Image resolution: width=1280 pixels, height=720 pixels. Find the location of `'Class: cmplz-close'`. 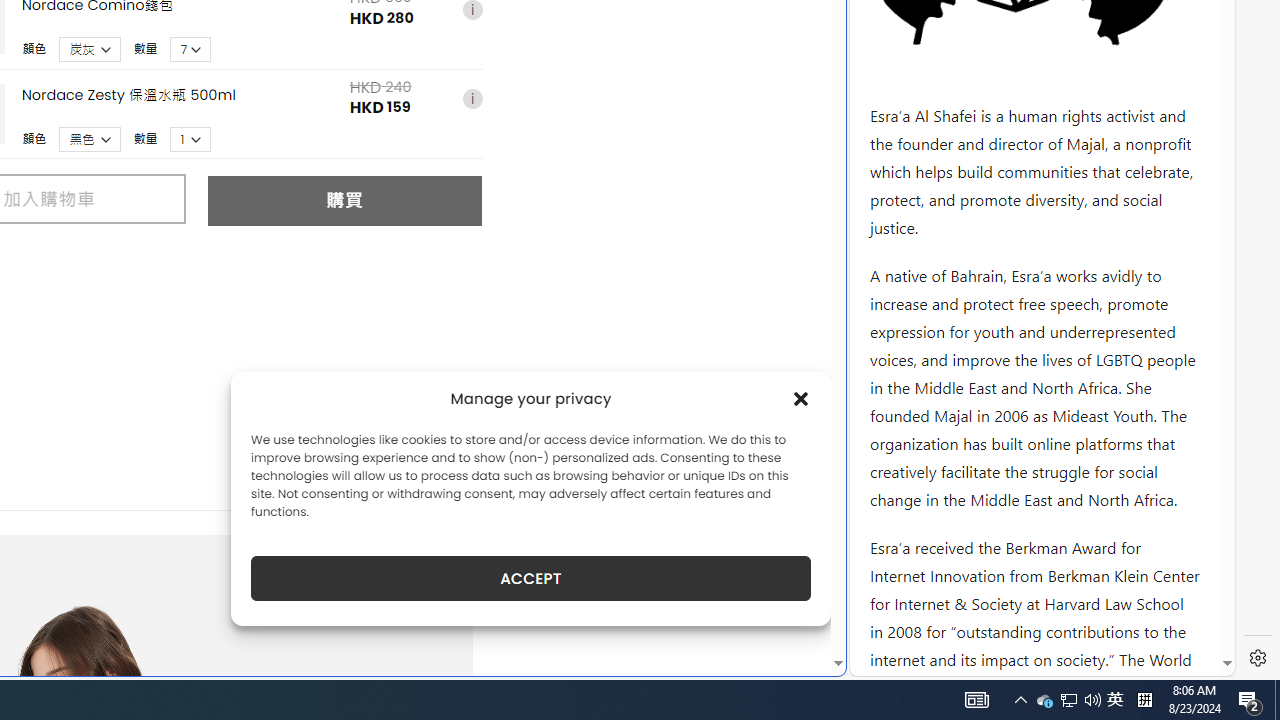

'Class: cmplz-close' is located at coordinates (801, 398).